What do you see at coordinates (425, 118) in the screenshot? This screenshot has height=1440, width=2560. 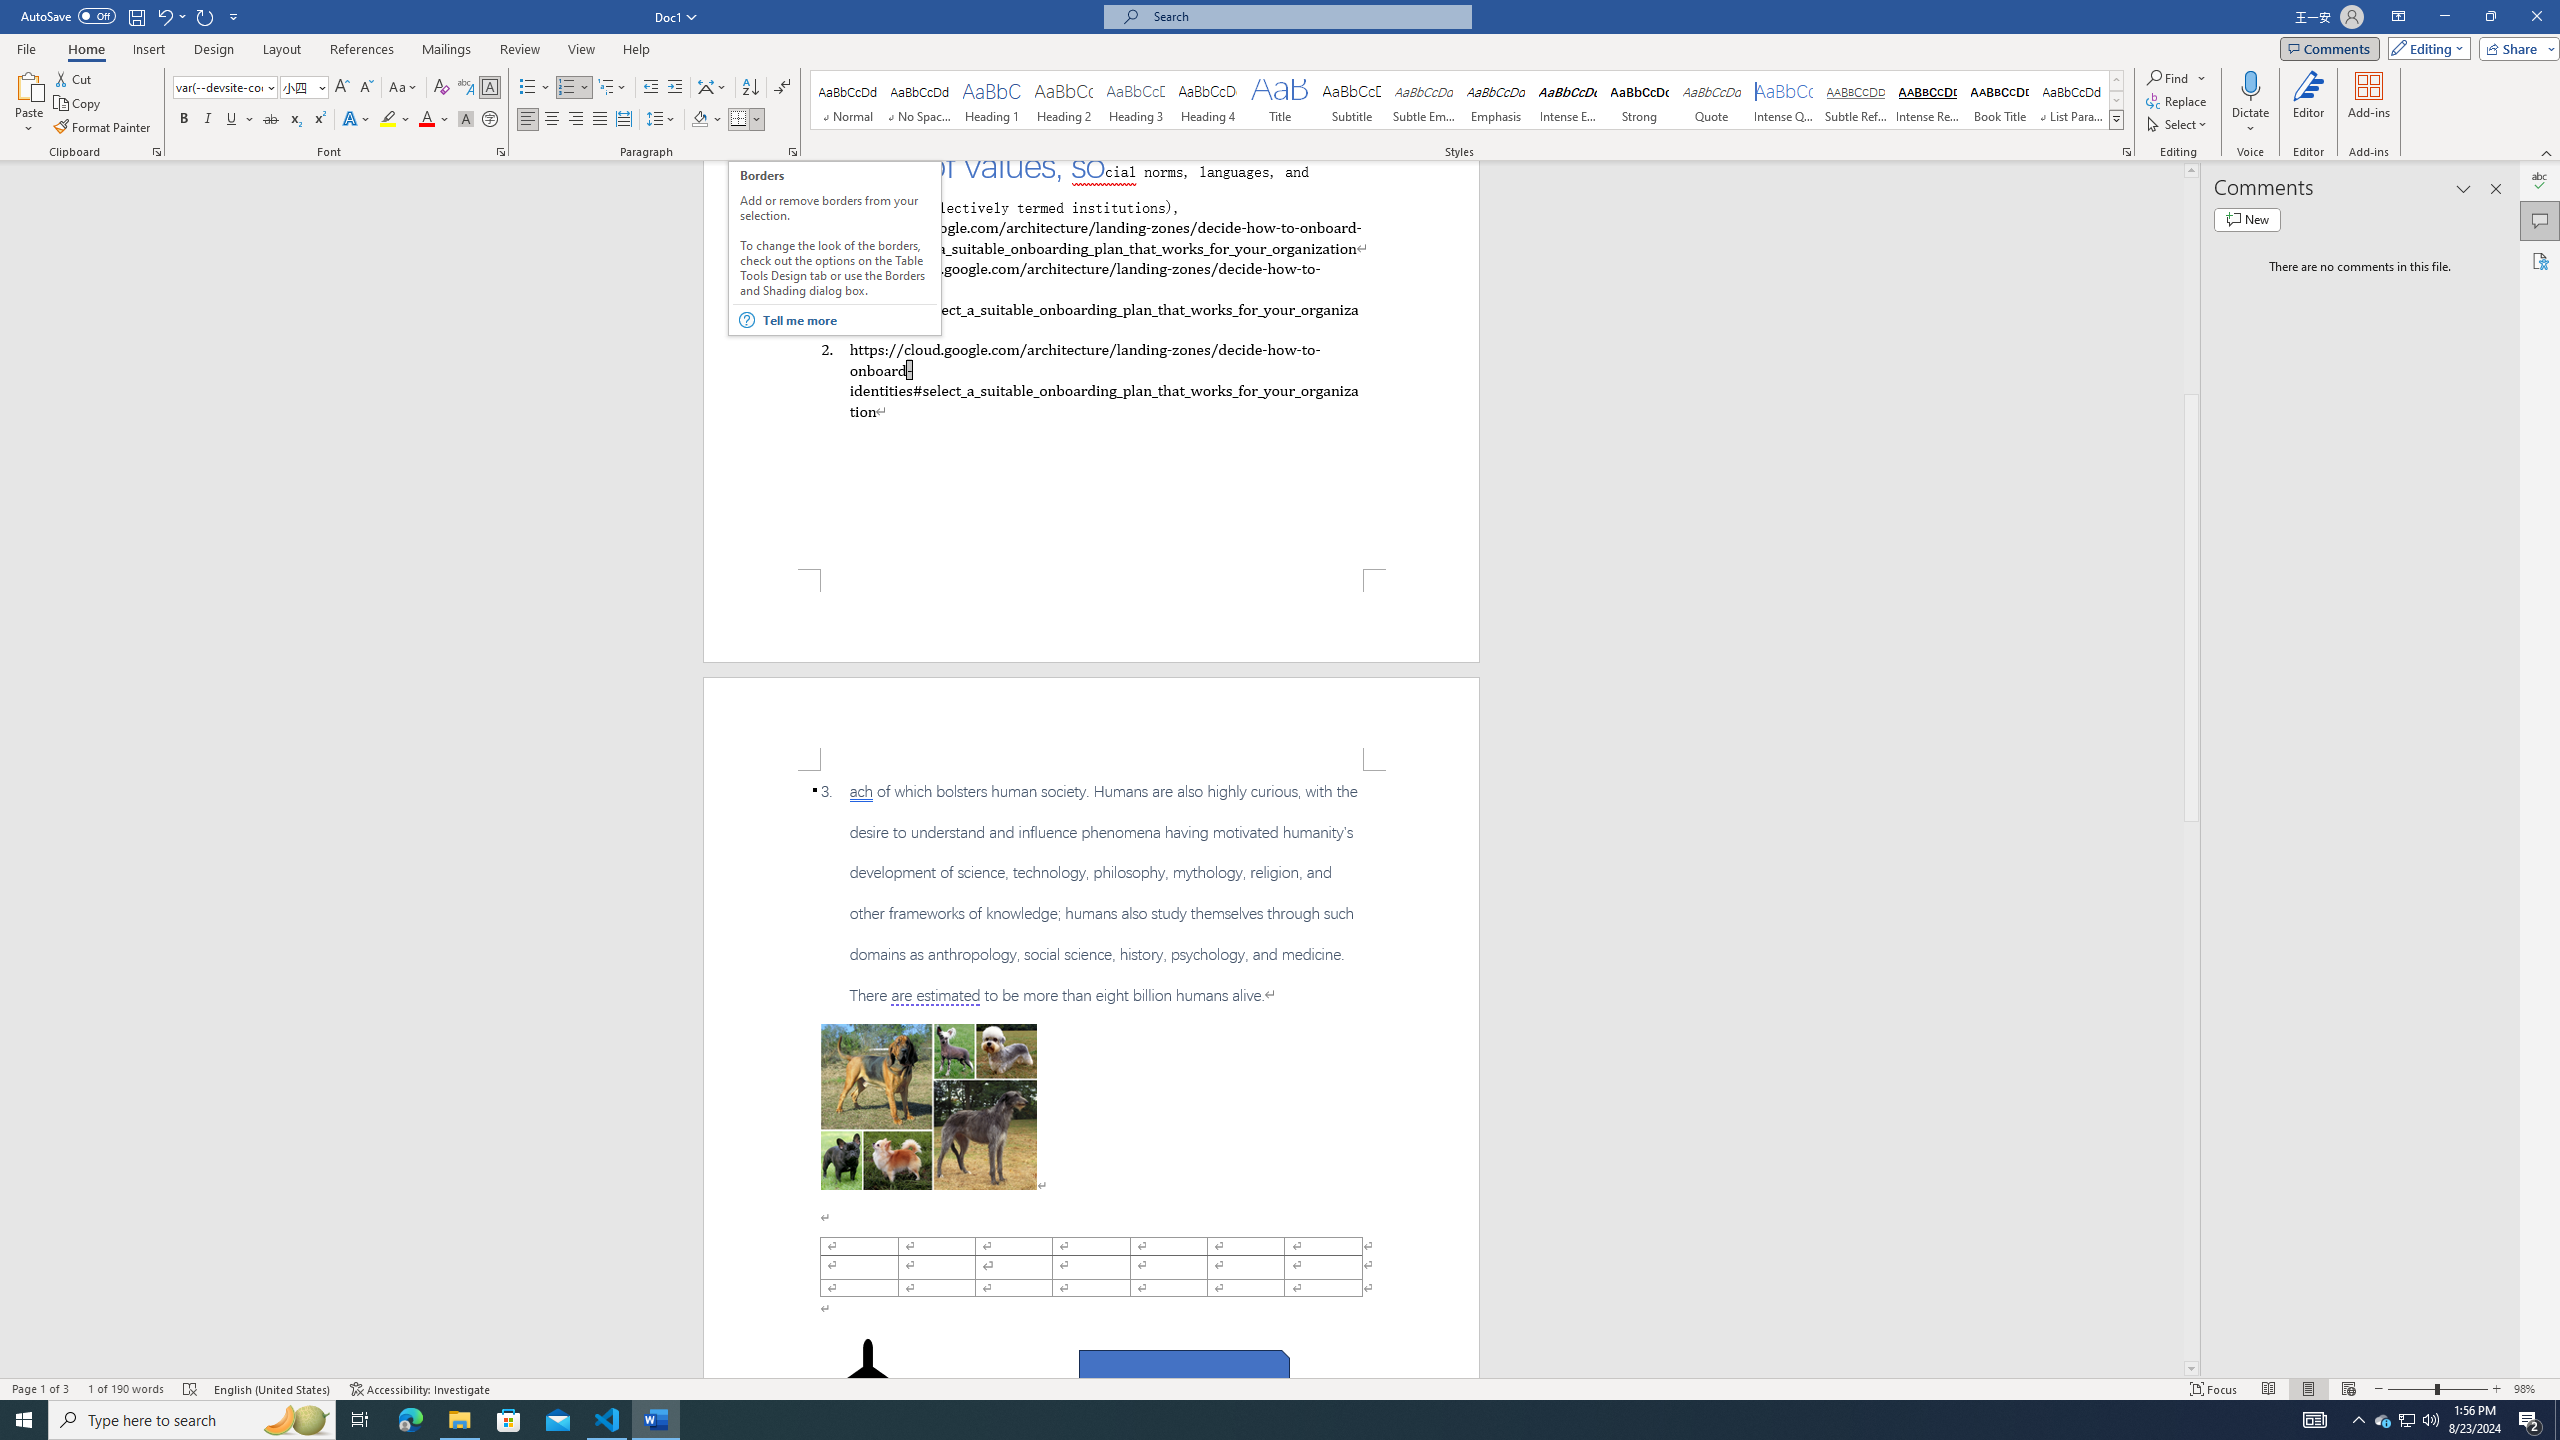 I see `'Font Color Automatic'` at bounding box center [425, 118].